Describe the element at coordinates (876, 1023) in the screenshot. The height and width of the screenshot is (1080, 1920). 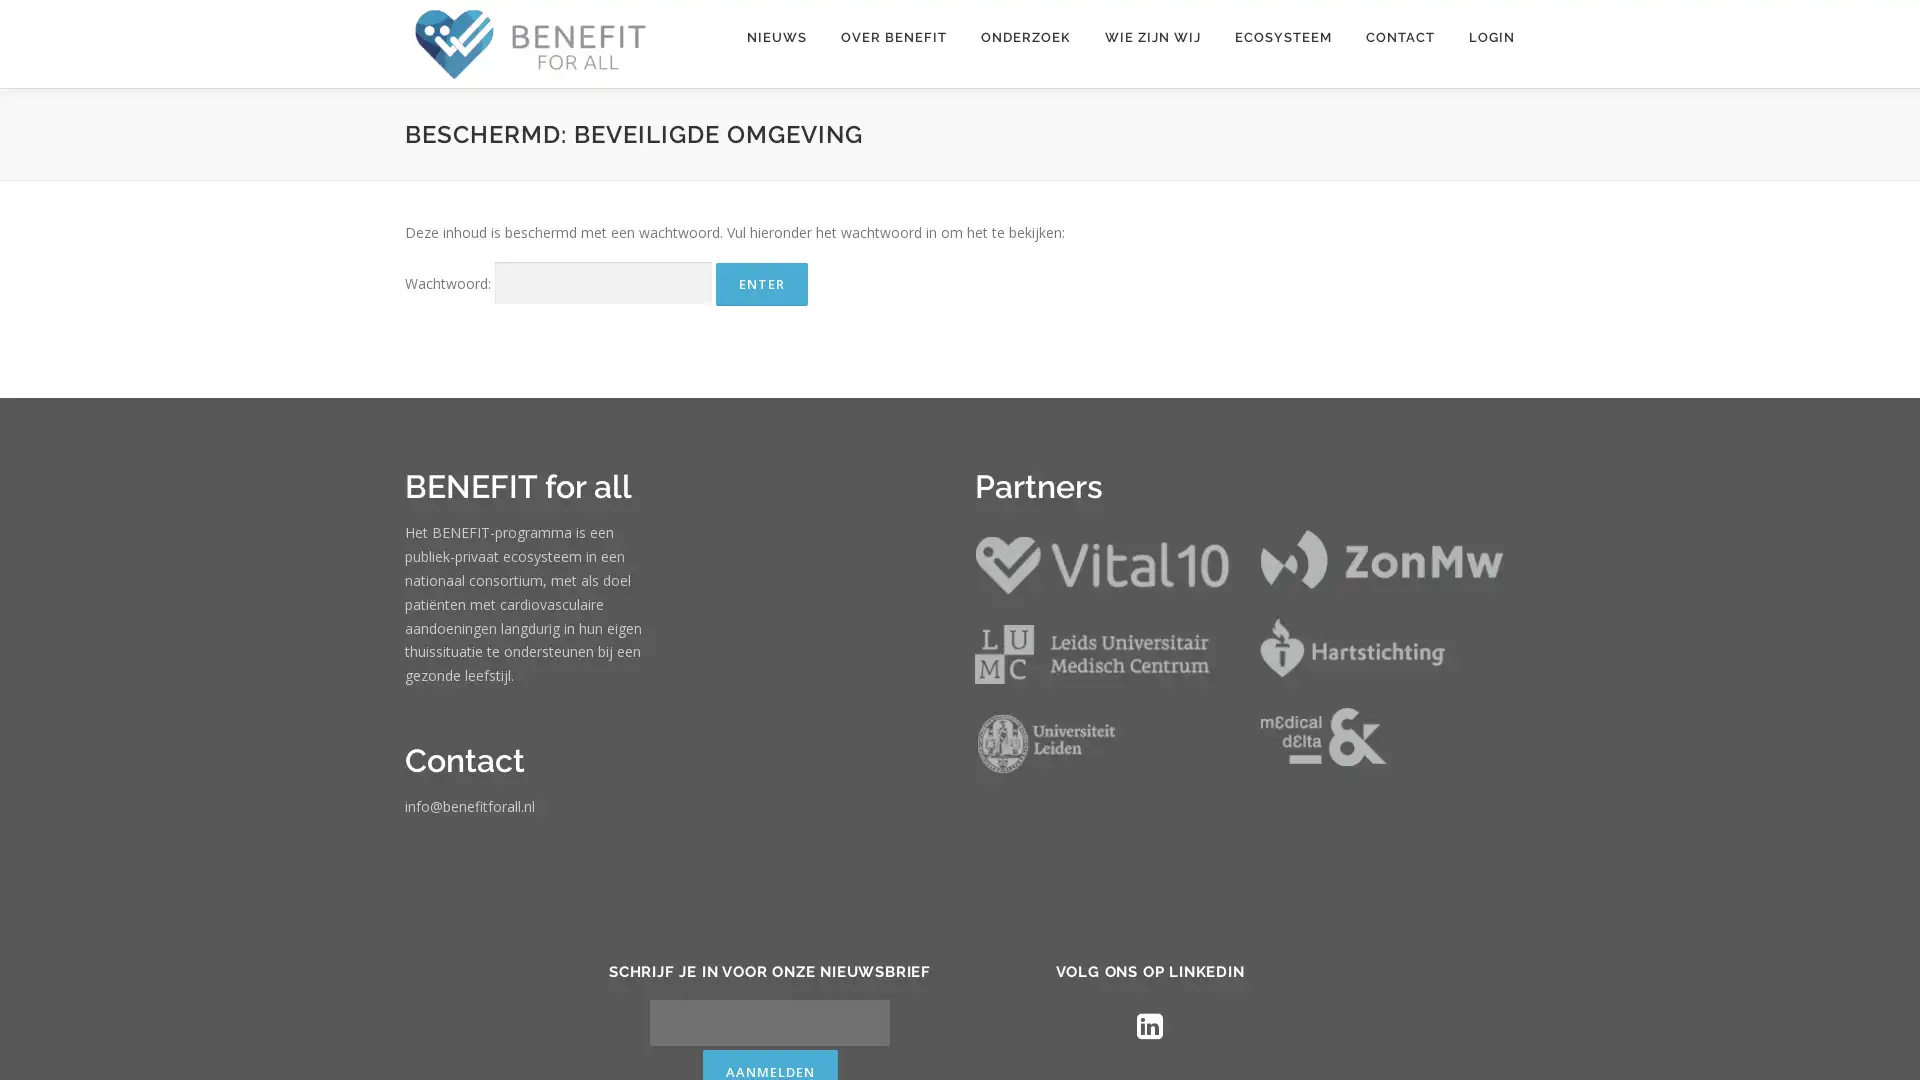
I see `Aanmelden` at that location.